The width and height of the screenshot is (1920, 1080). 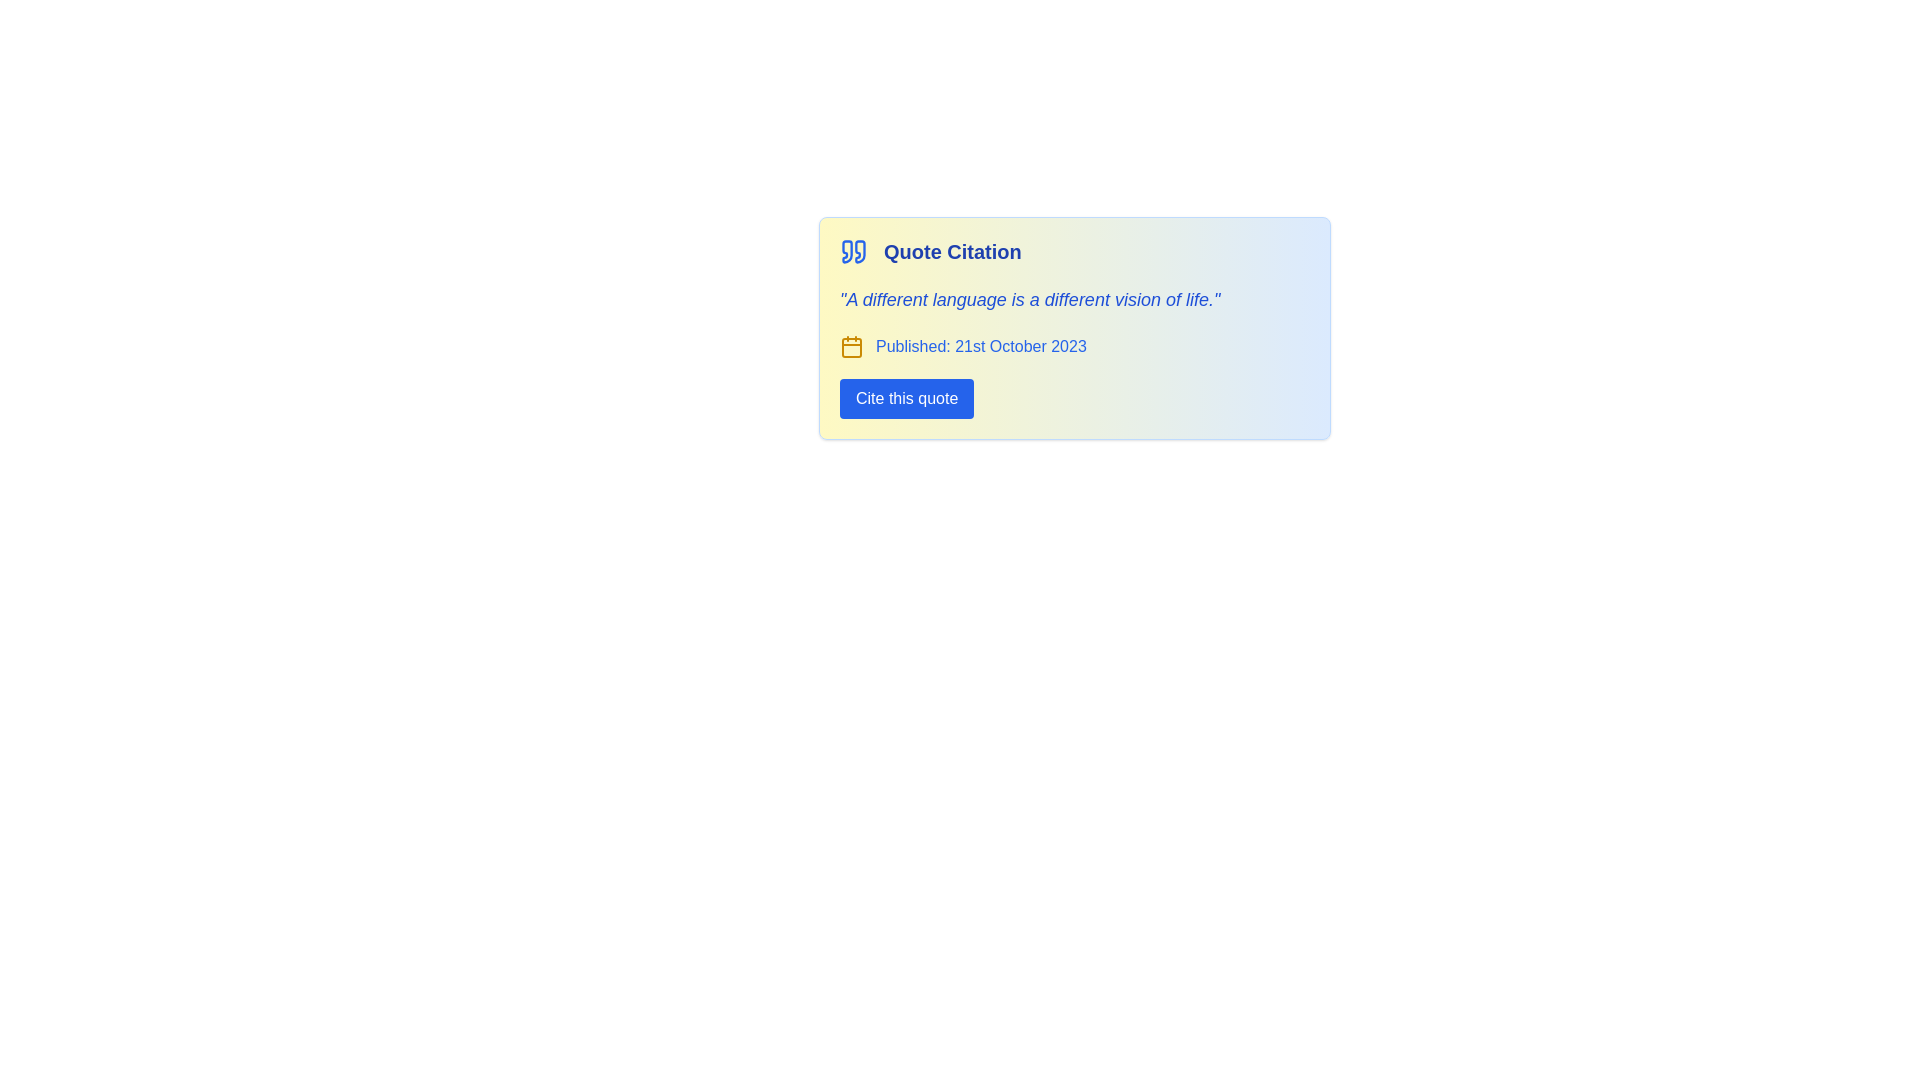 What do you see at coordinates (847, 250) in the screenshot?
I see `the left quotation mark icon of the 'Quote Citation' header, which is a stylized glyph rendered in blue within a yellow-and-blue gradient box` at bounding box center [847, 250].